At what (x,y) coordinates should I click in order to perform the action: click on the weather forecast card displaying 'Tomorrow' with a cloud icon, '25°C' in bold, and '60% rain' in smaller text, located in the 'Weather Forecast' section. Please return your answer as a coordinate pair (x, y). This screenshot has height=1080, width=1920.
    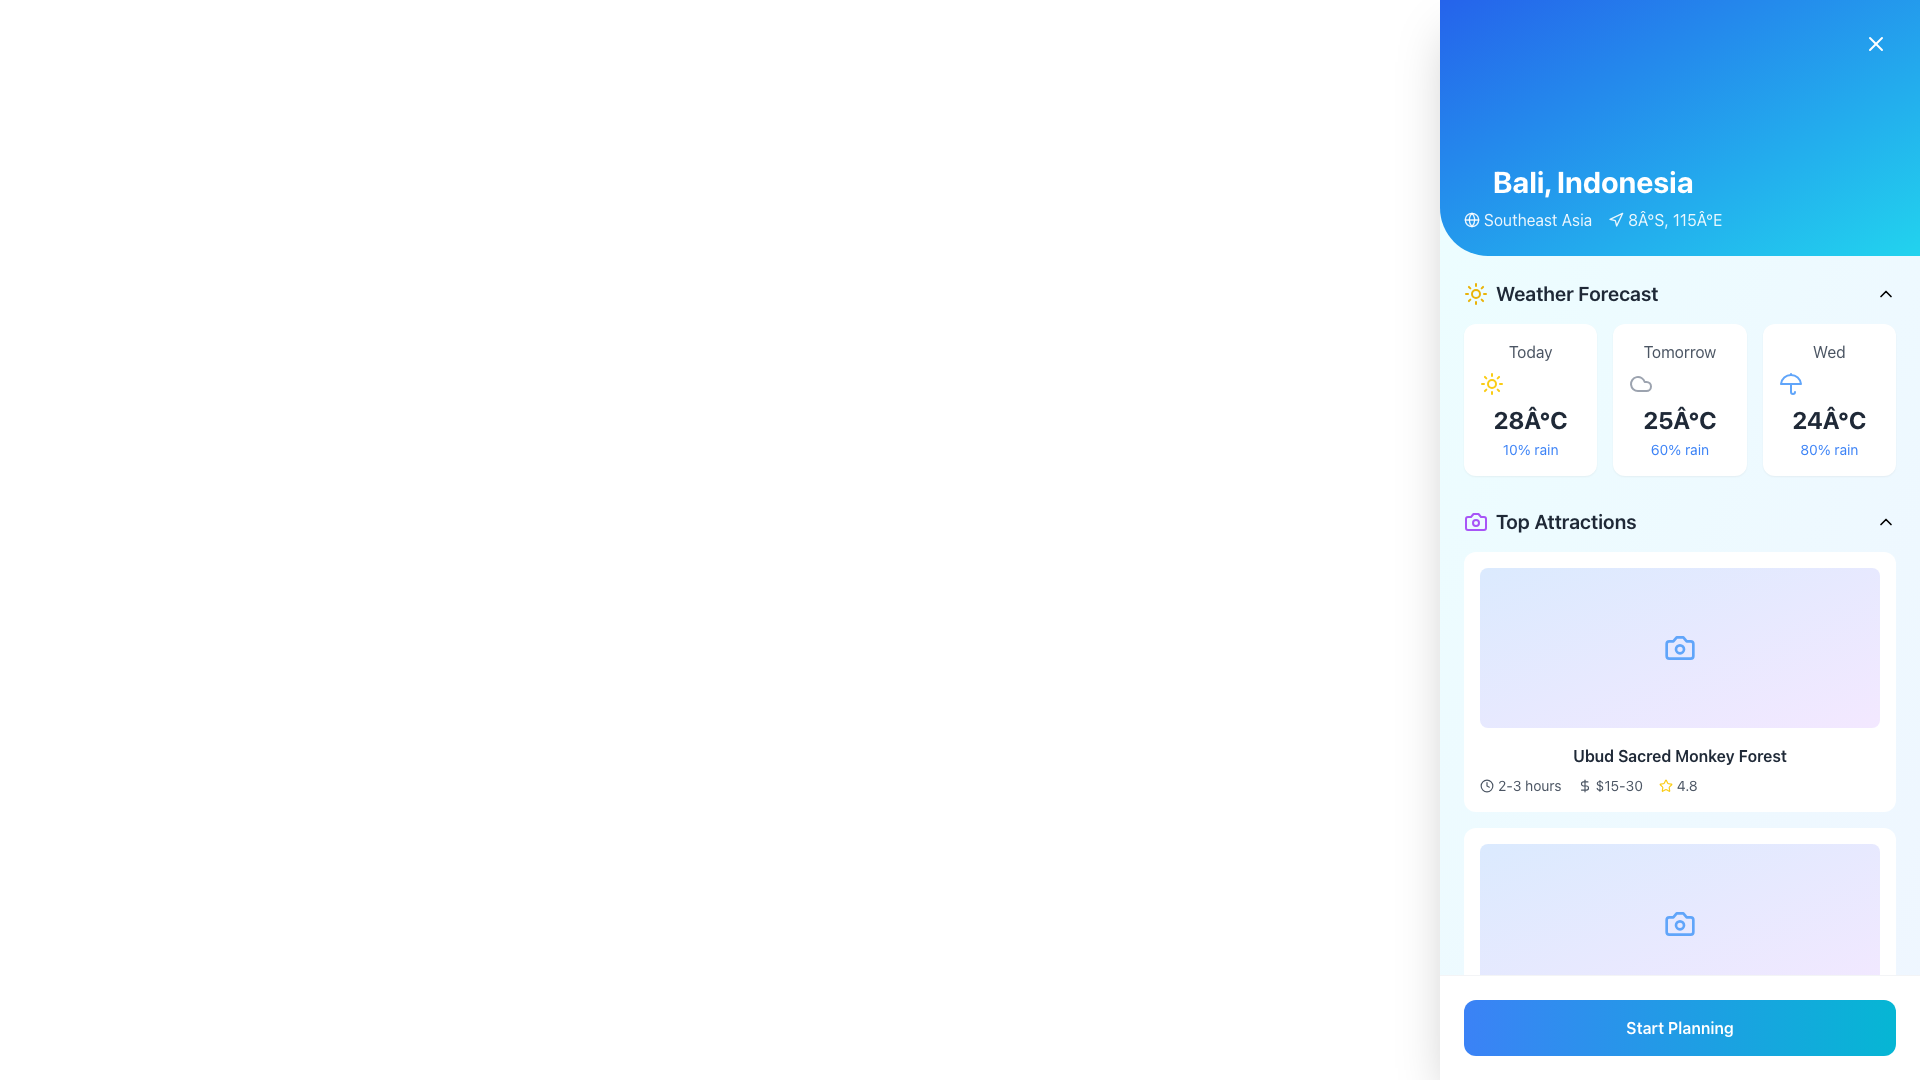
    Looking at the image, I should click on (1680, 400).